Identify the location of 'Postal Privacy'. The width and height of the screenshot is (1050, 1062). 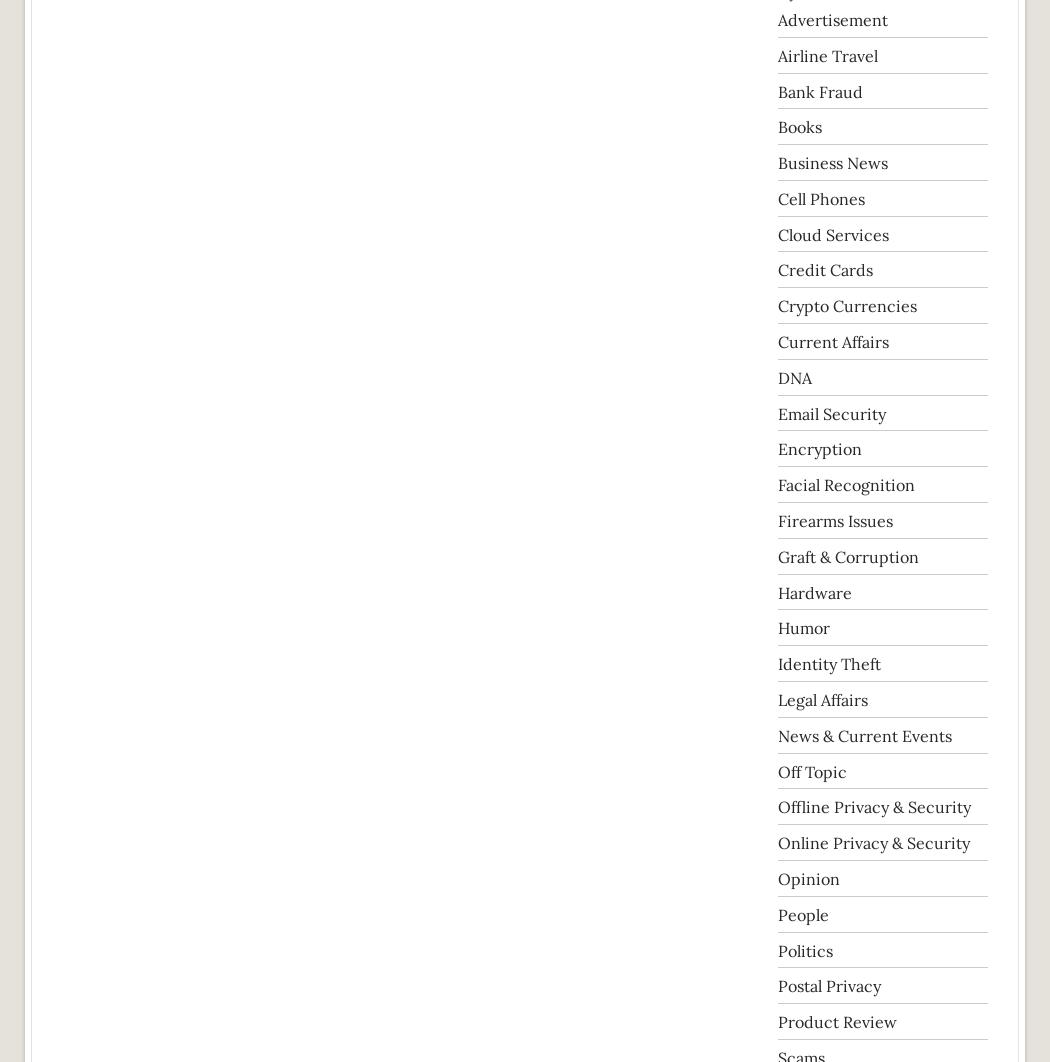
(829, 984).